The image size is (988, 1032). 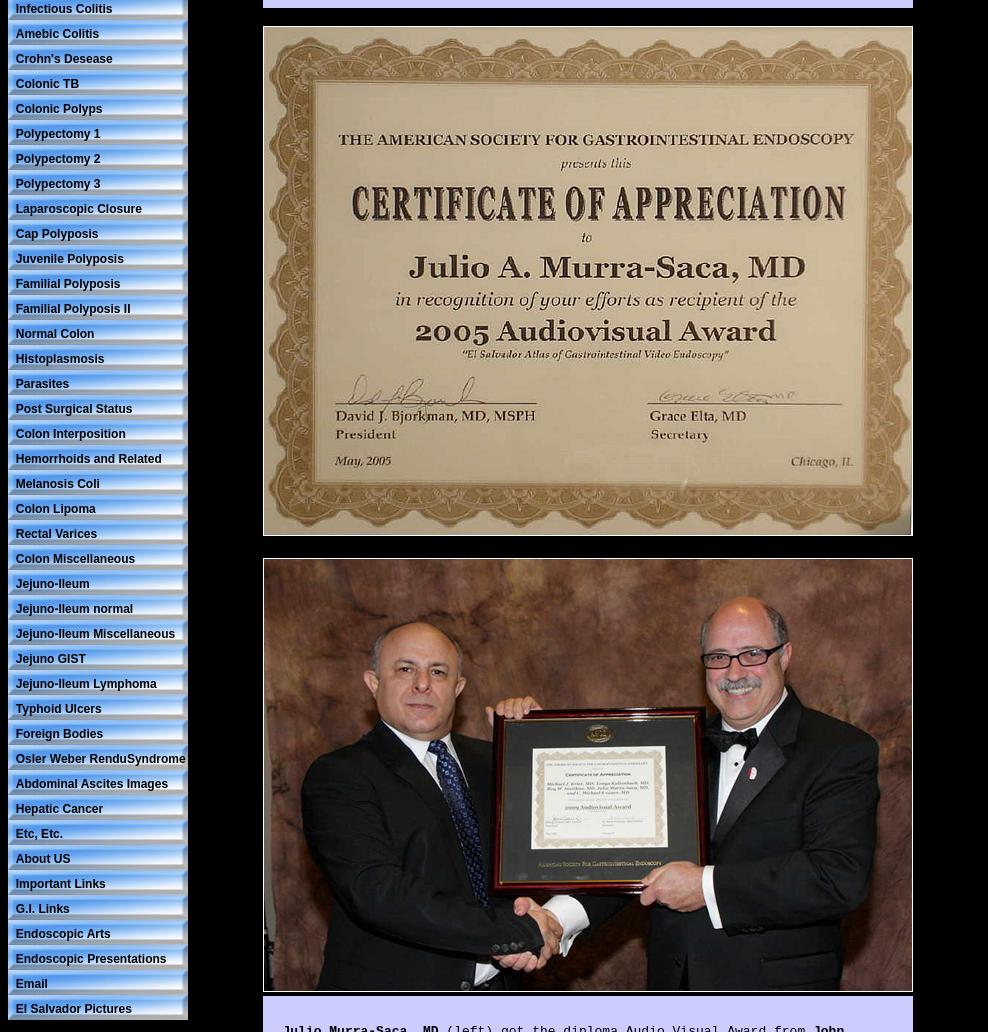 I want to click on 'Juvenile Polyposis', so click(x=68, y=258).